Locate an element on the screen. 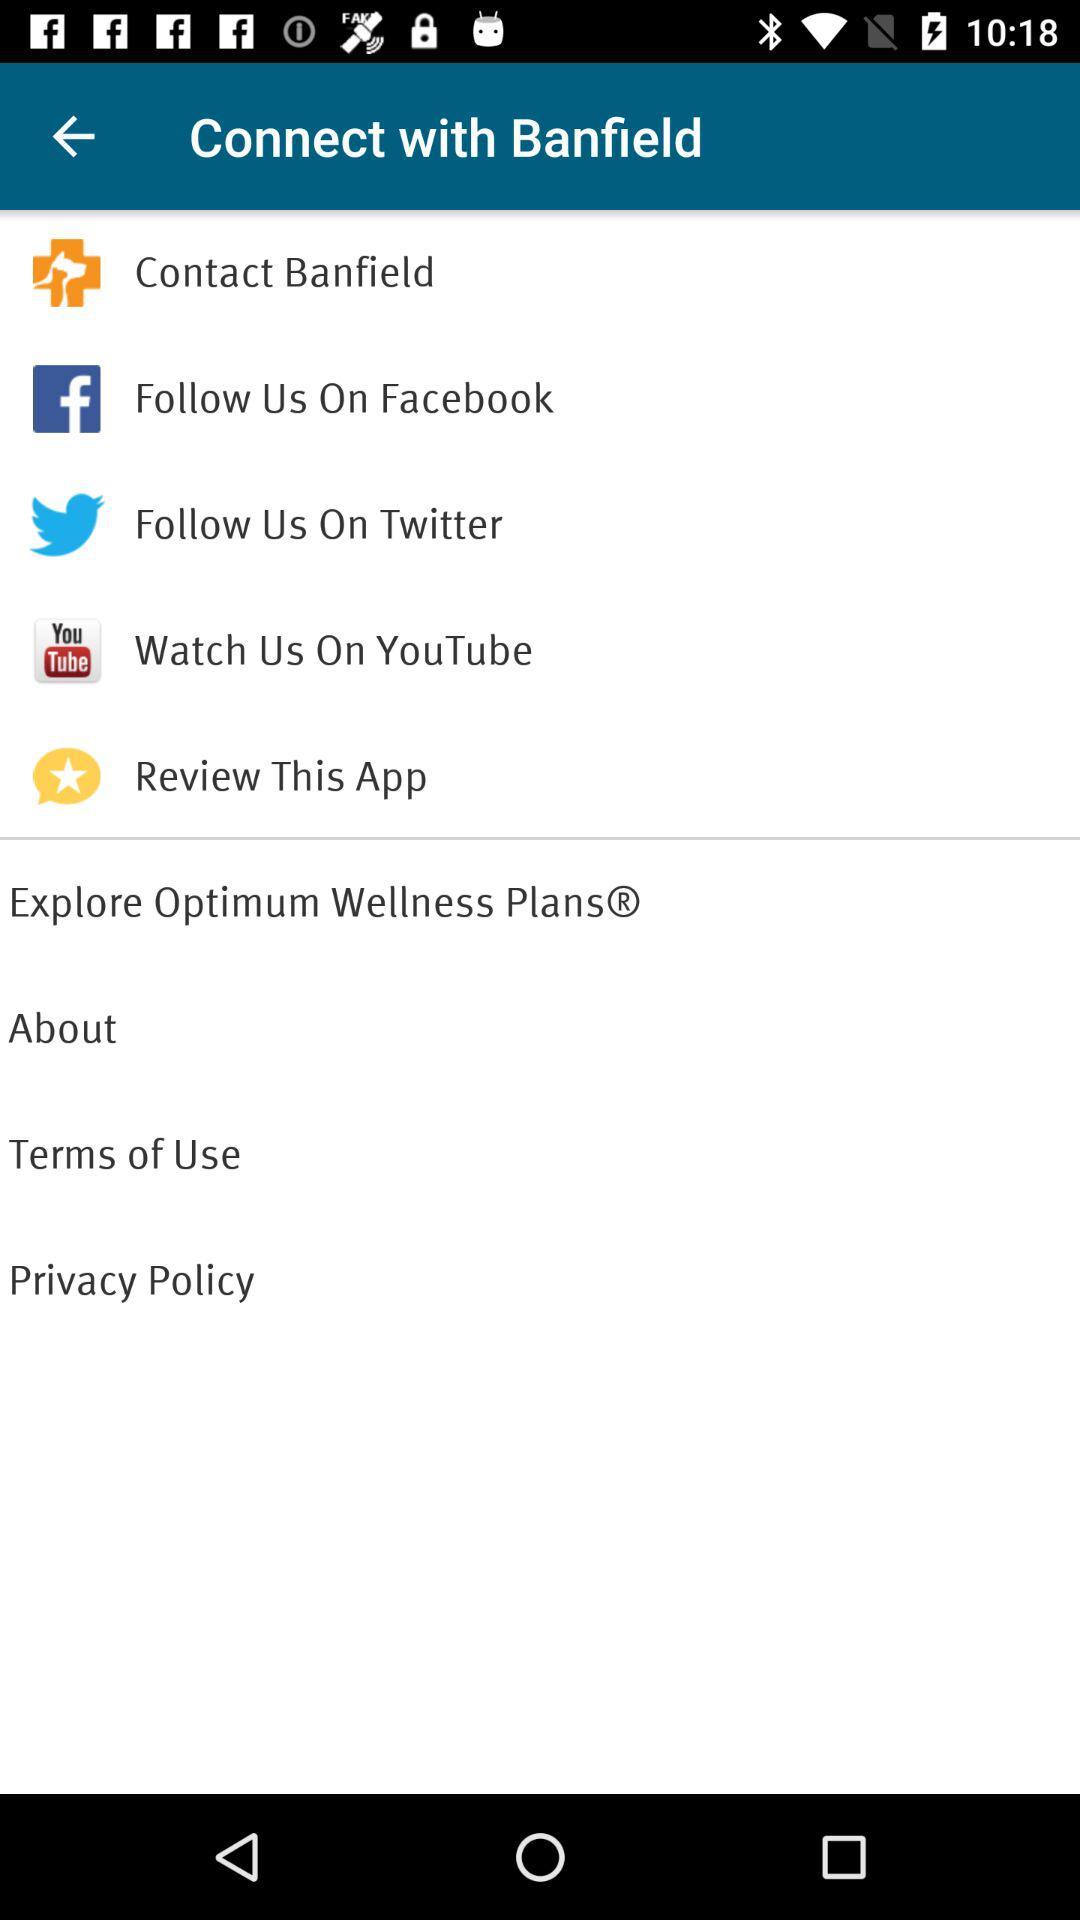 This screenshot has height=1920, width=1080. the about item is located at coordinates (540, 1028).